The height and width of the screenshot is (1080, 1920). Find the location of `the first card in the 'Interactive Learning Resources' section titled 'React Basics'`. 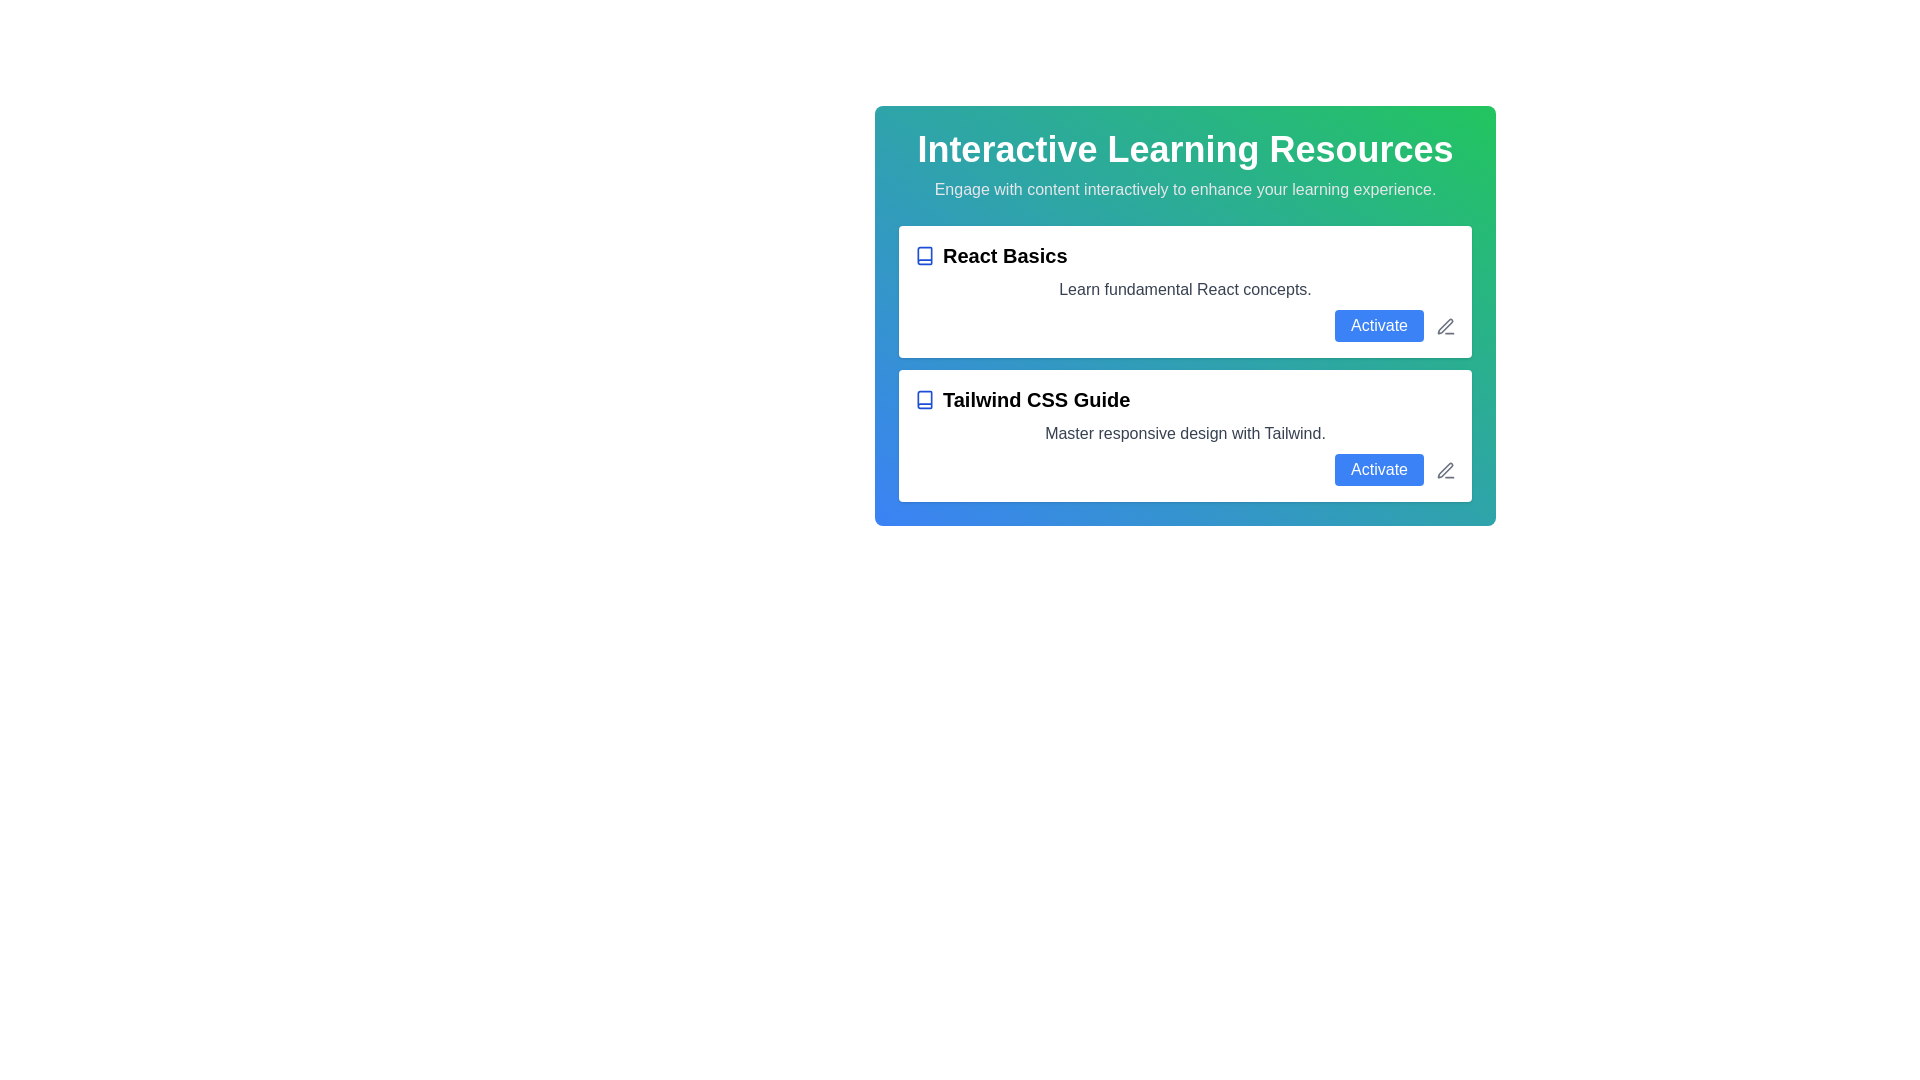

the first card in the 'Interactive Learning Resources' section titled 'React Basics' is located at coordinates (1185, 292).